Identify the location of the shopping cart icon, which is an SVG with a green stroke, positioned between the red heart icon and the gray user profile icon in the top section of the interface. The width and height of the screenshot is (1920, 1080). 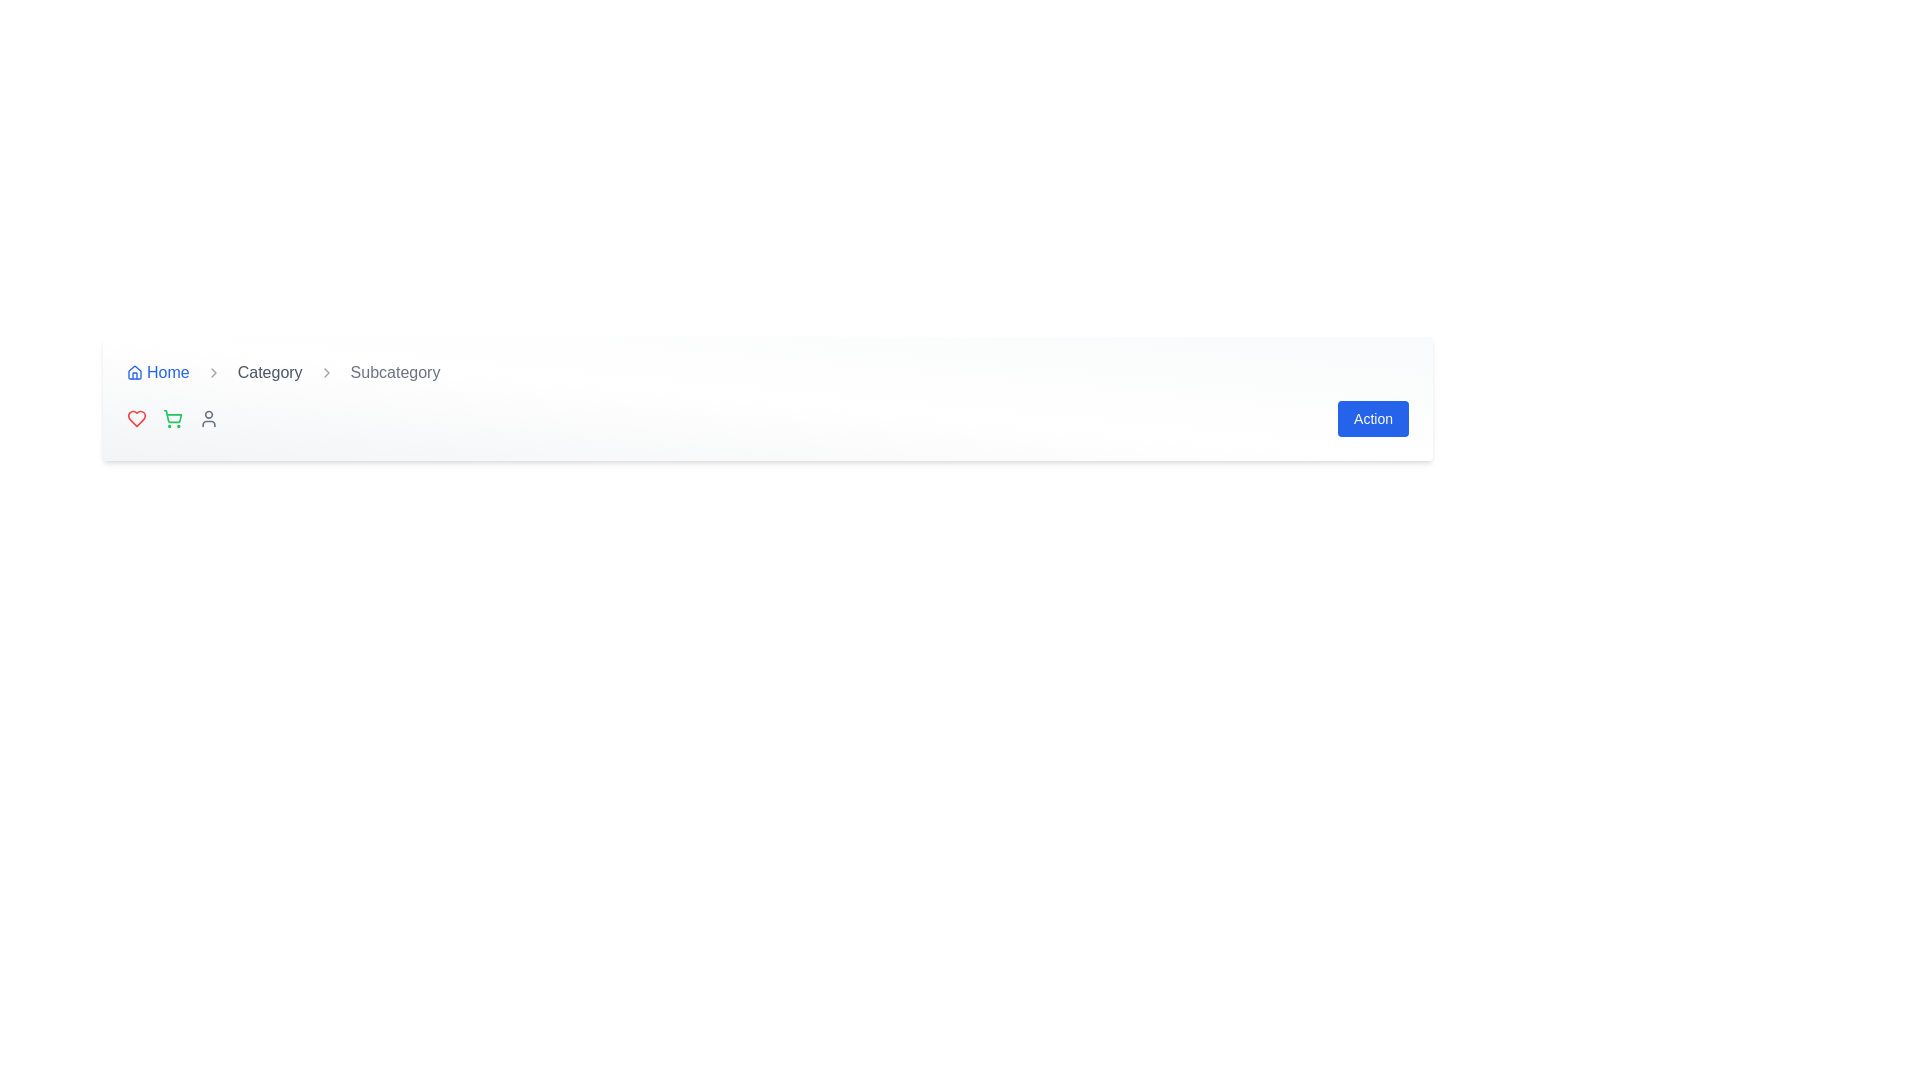
(172, 418).